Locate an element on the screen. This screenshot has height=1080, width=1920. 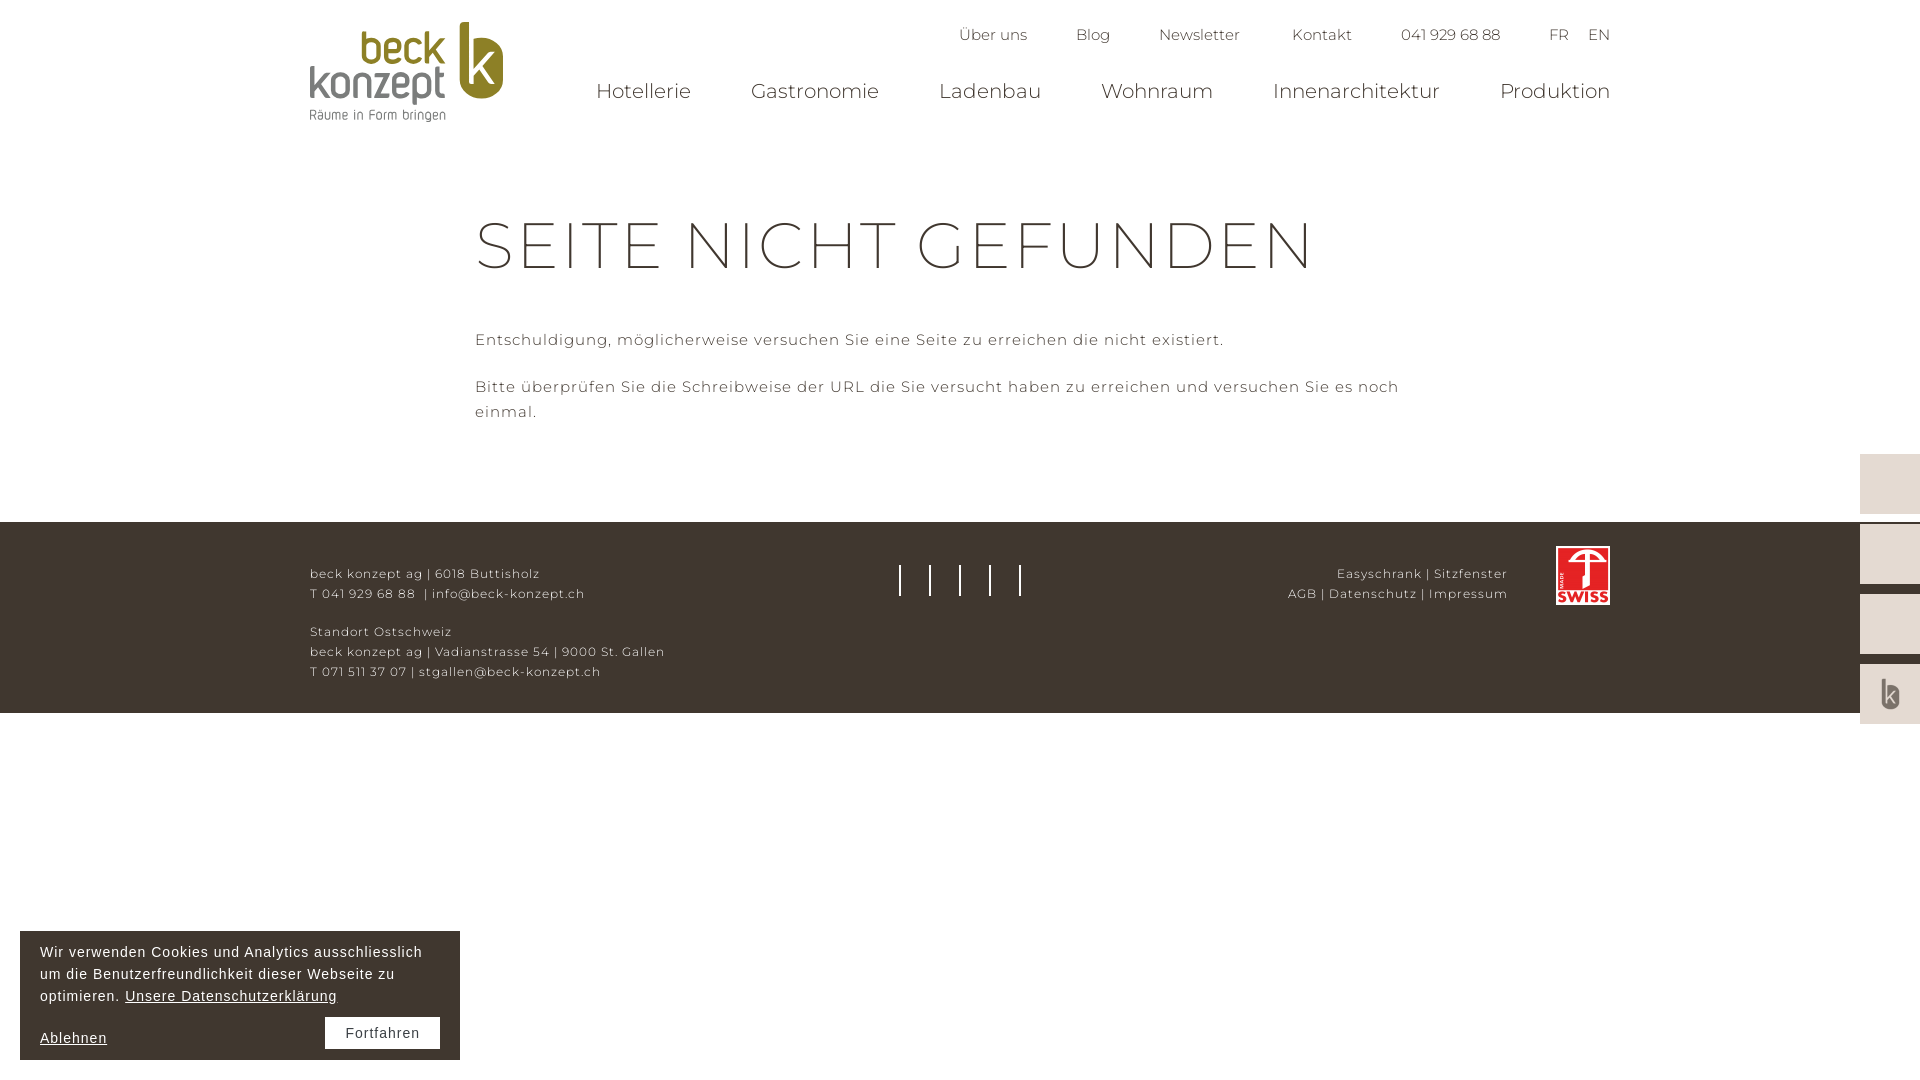
'Produktion' is located at coordinates (1499, 91).